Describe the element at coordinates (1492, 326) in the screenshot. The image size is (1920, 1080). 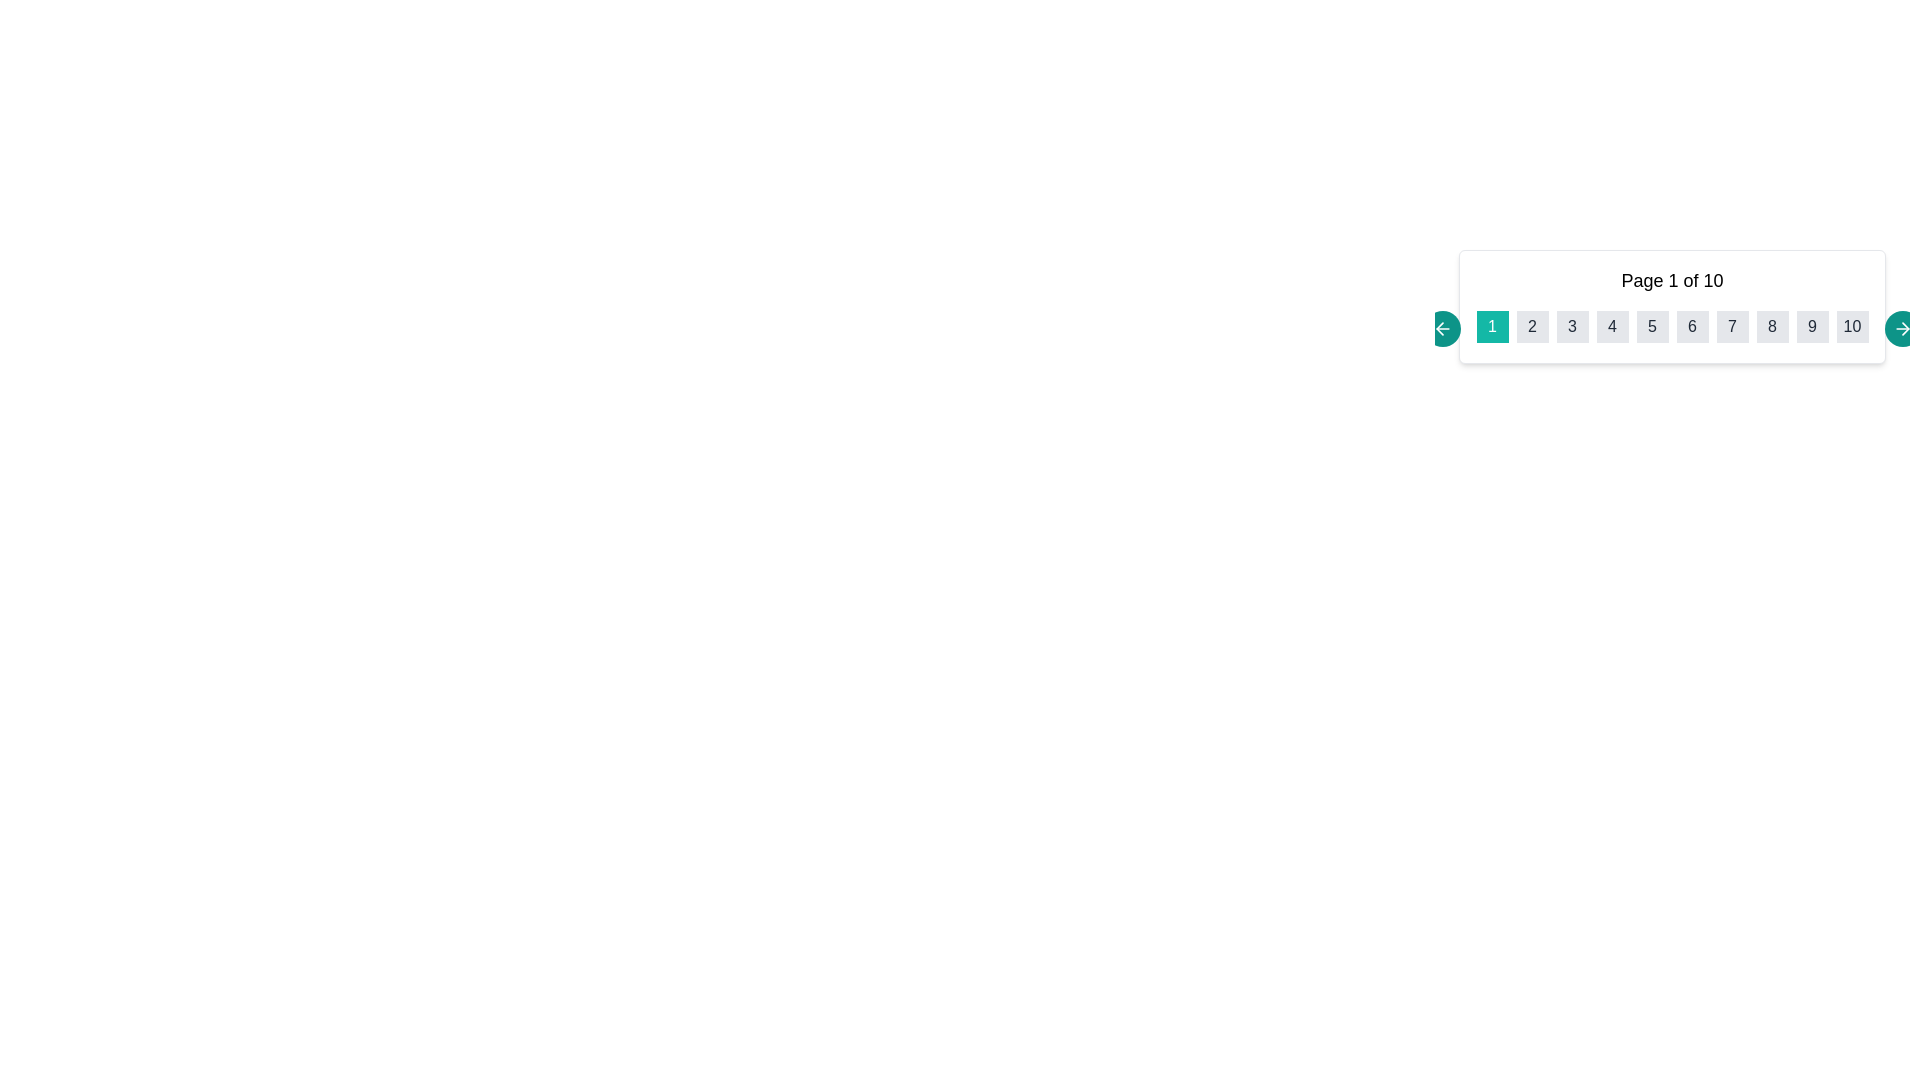
I see `the first button in the pagination control` at that location.